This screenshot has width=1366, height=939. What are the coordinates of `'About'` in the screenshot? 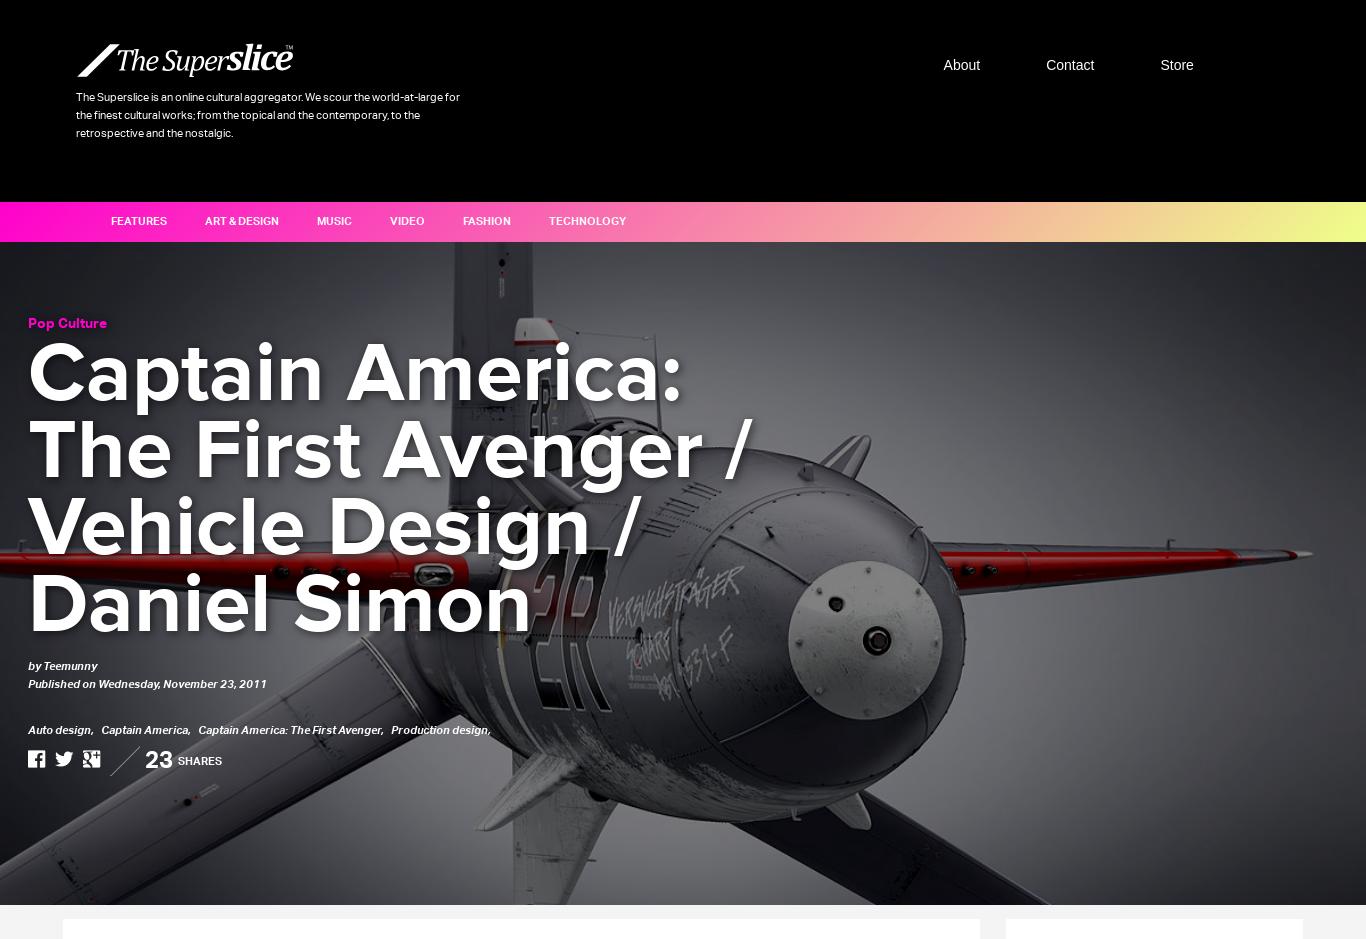 It's located at (942, 63).